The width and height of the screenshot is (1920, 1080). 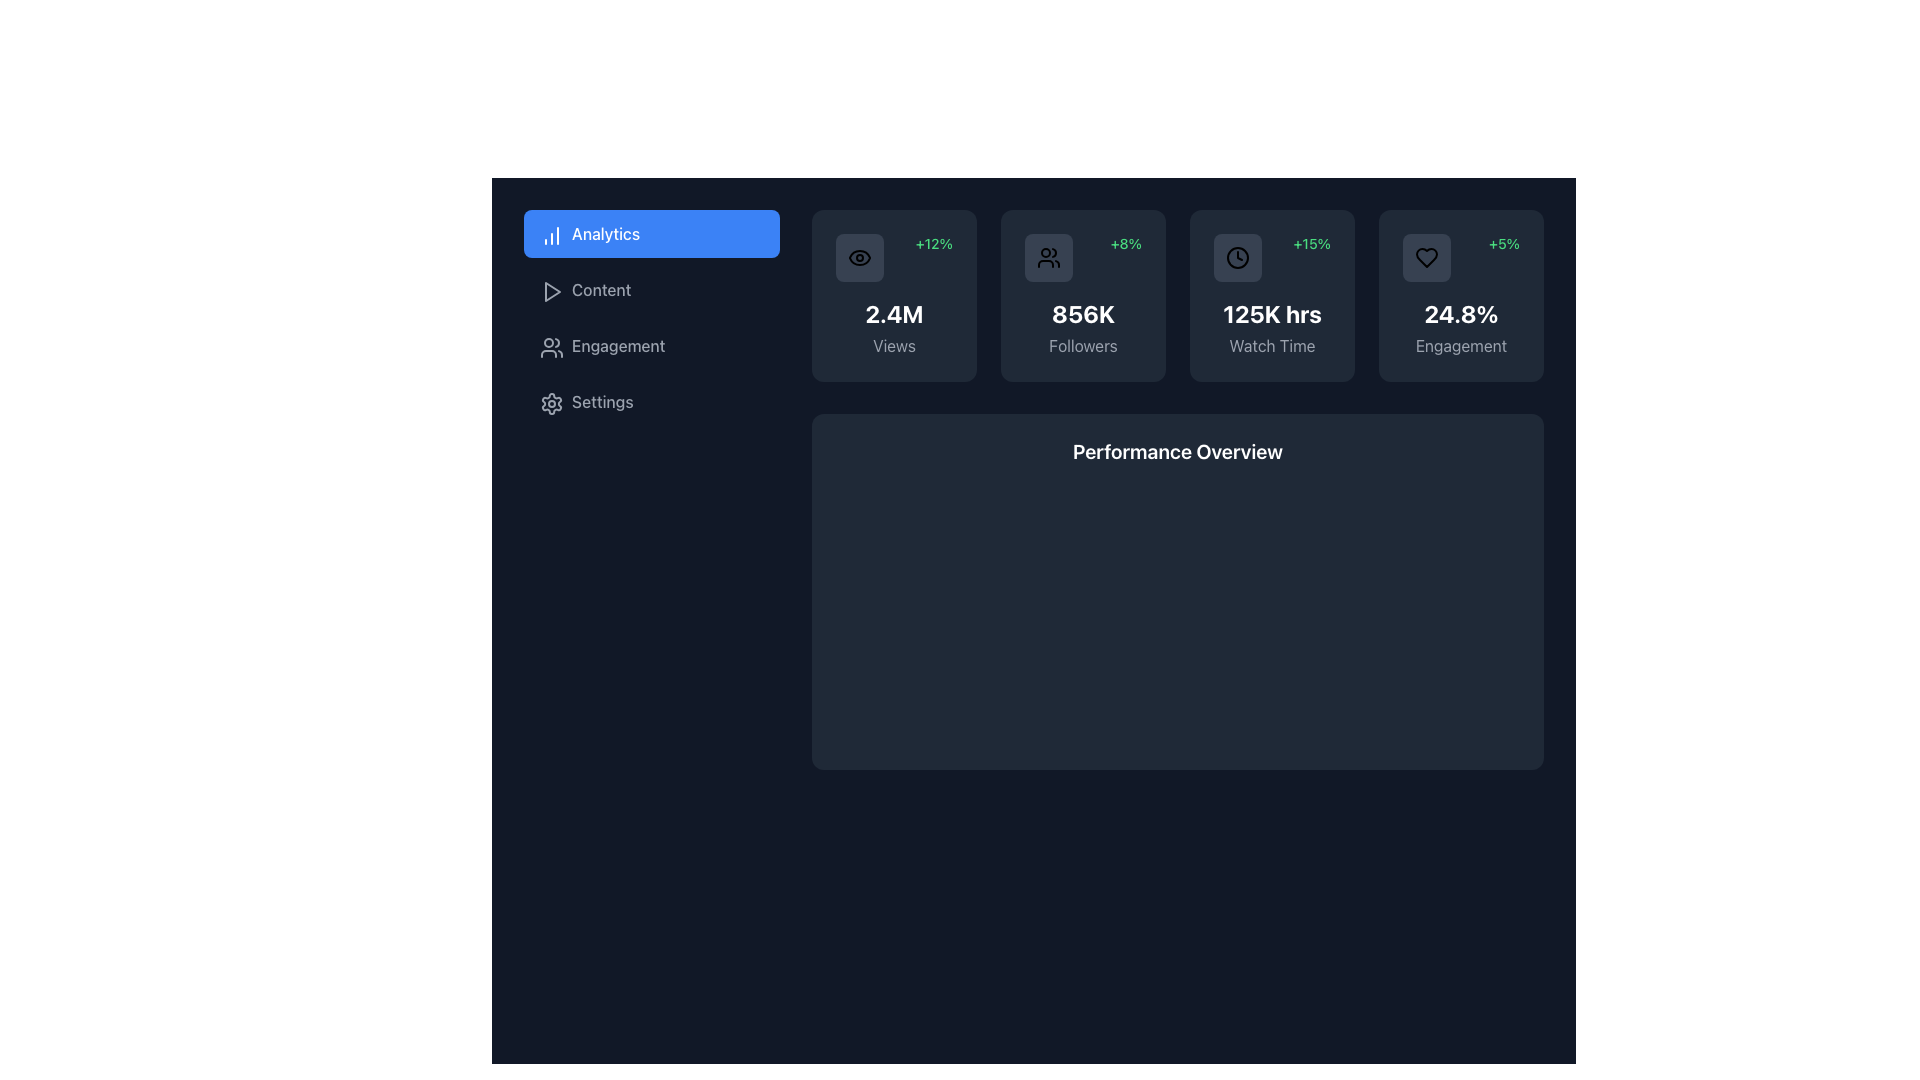 What do you see at coordinates (1271, 313) in the screenshot?
I see `text label displaying '125K hrs' which is prominently styled in large, bold, white letters, located in the top-right area of the interface, below a green text showing '+15%' and above a gray text labeled 'Watch Time'` at bounding box center [1271, 313].